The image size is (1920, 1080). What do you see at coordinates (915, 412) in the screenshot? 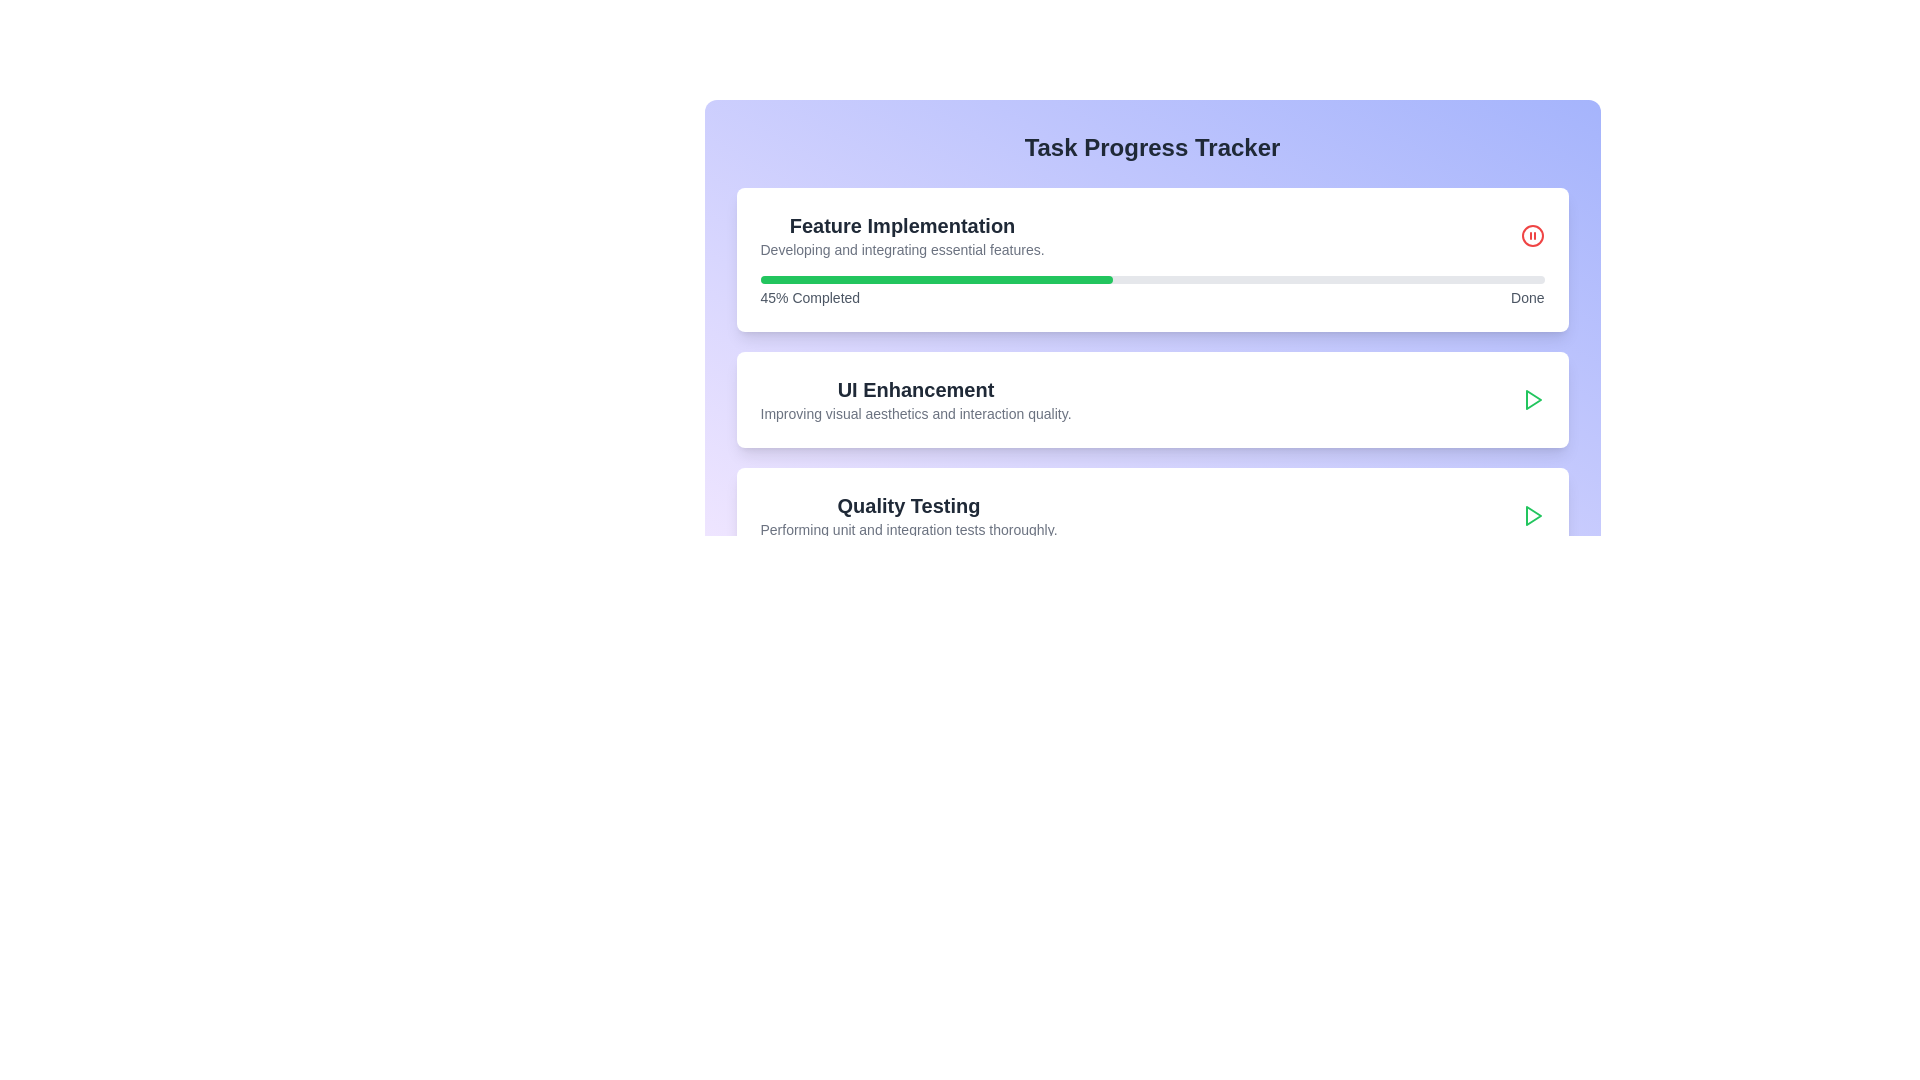
I see `the text label reading 'Improving visual aesthetics and interaction quality.' which is styled in gray and positioned beneath the heading 'UI Enhancement'` at bounding box center [915, 412].